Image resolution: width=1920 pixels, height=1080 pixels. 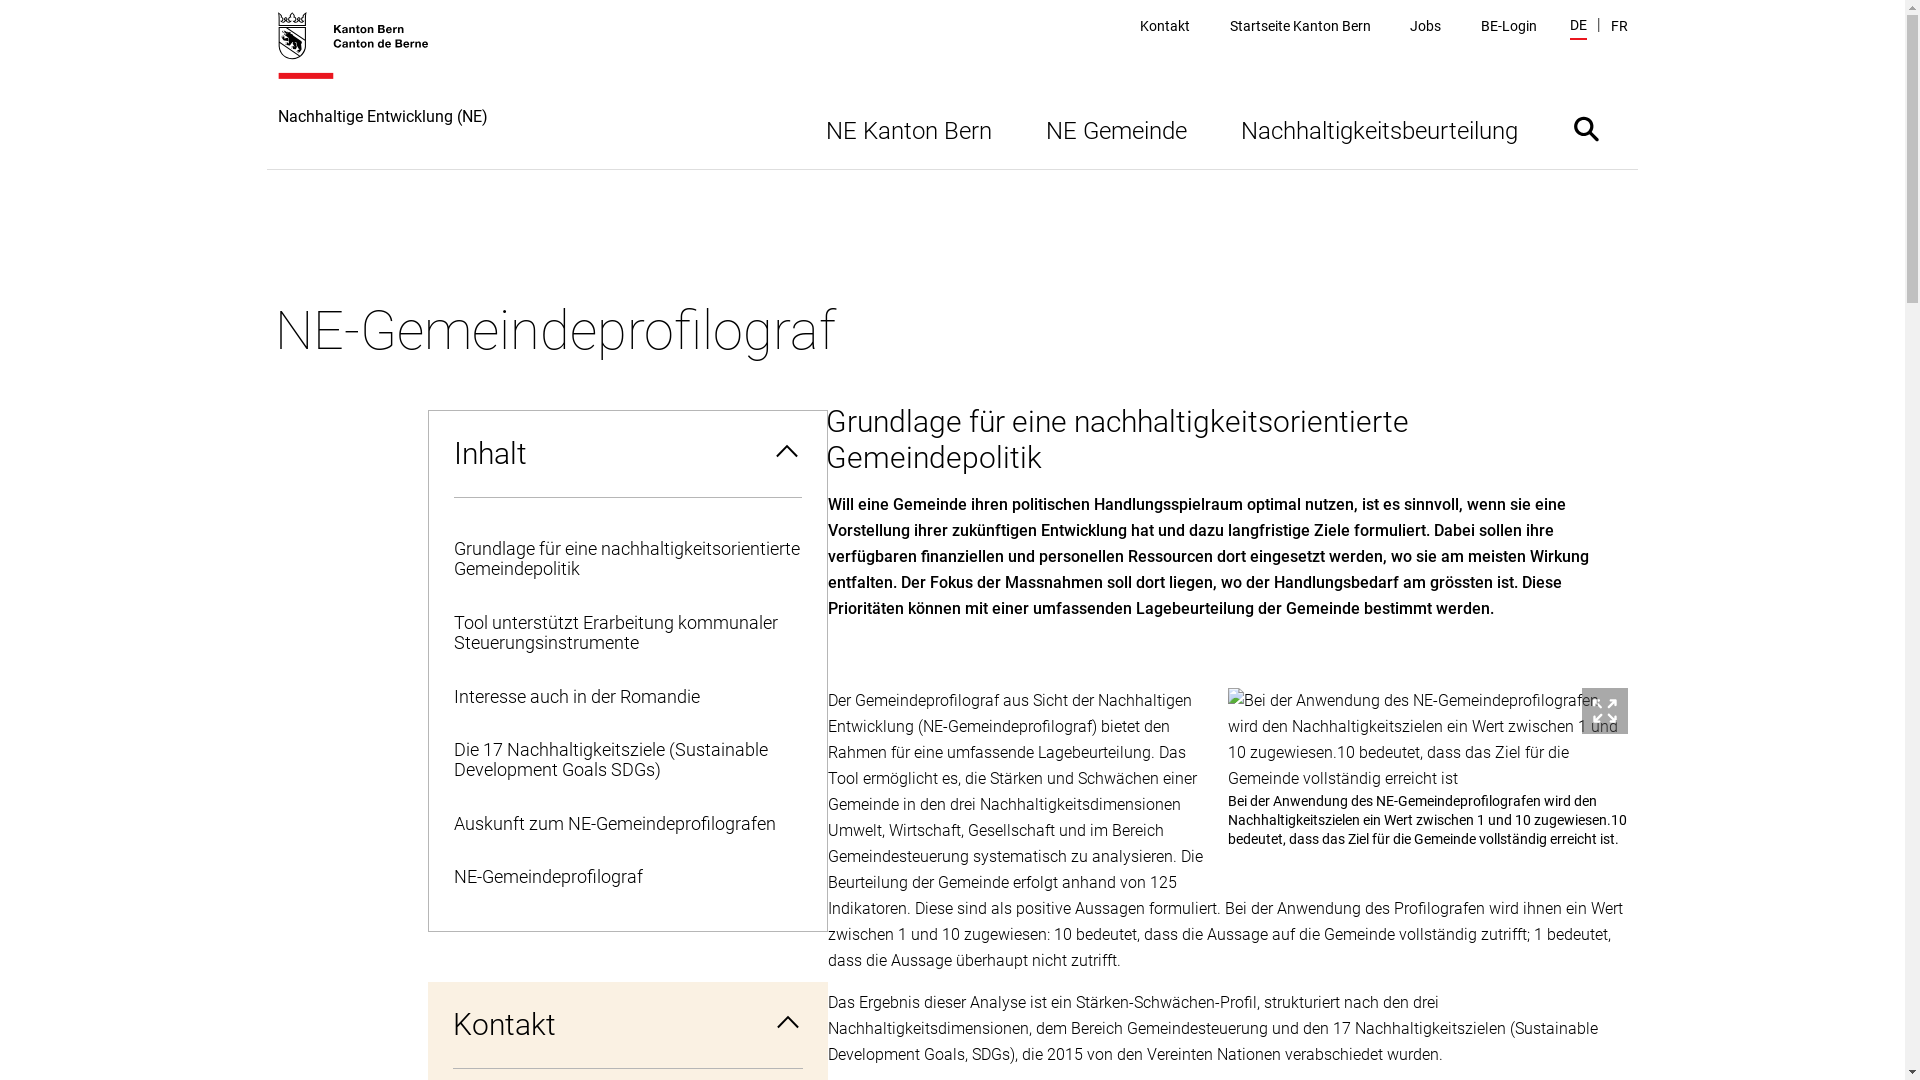 I want to click on 'Inhalt', so click(x=626, y=454).